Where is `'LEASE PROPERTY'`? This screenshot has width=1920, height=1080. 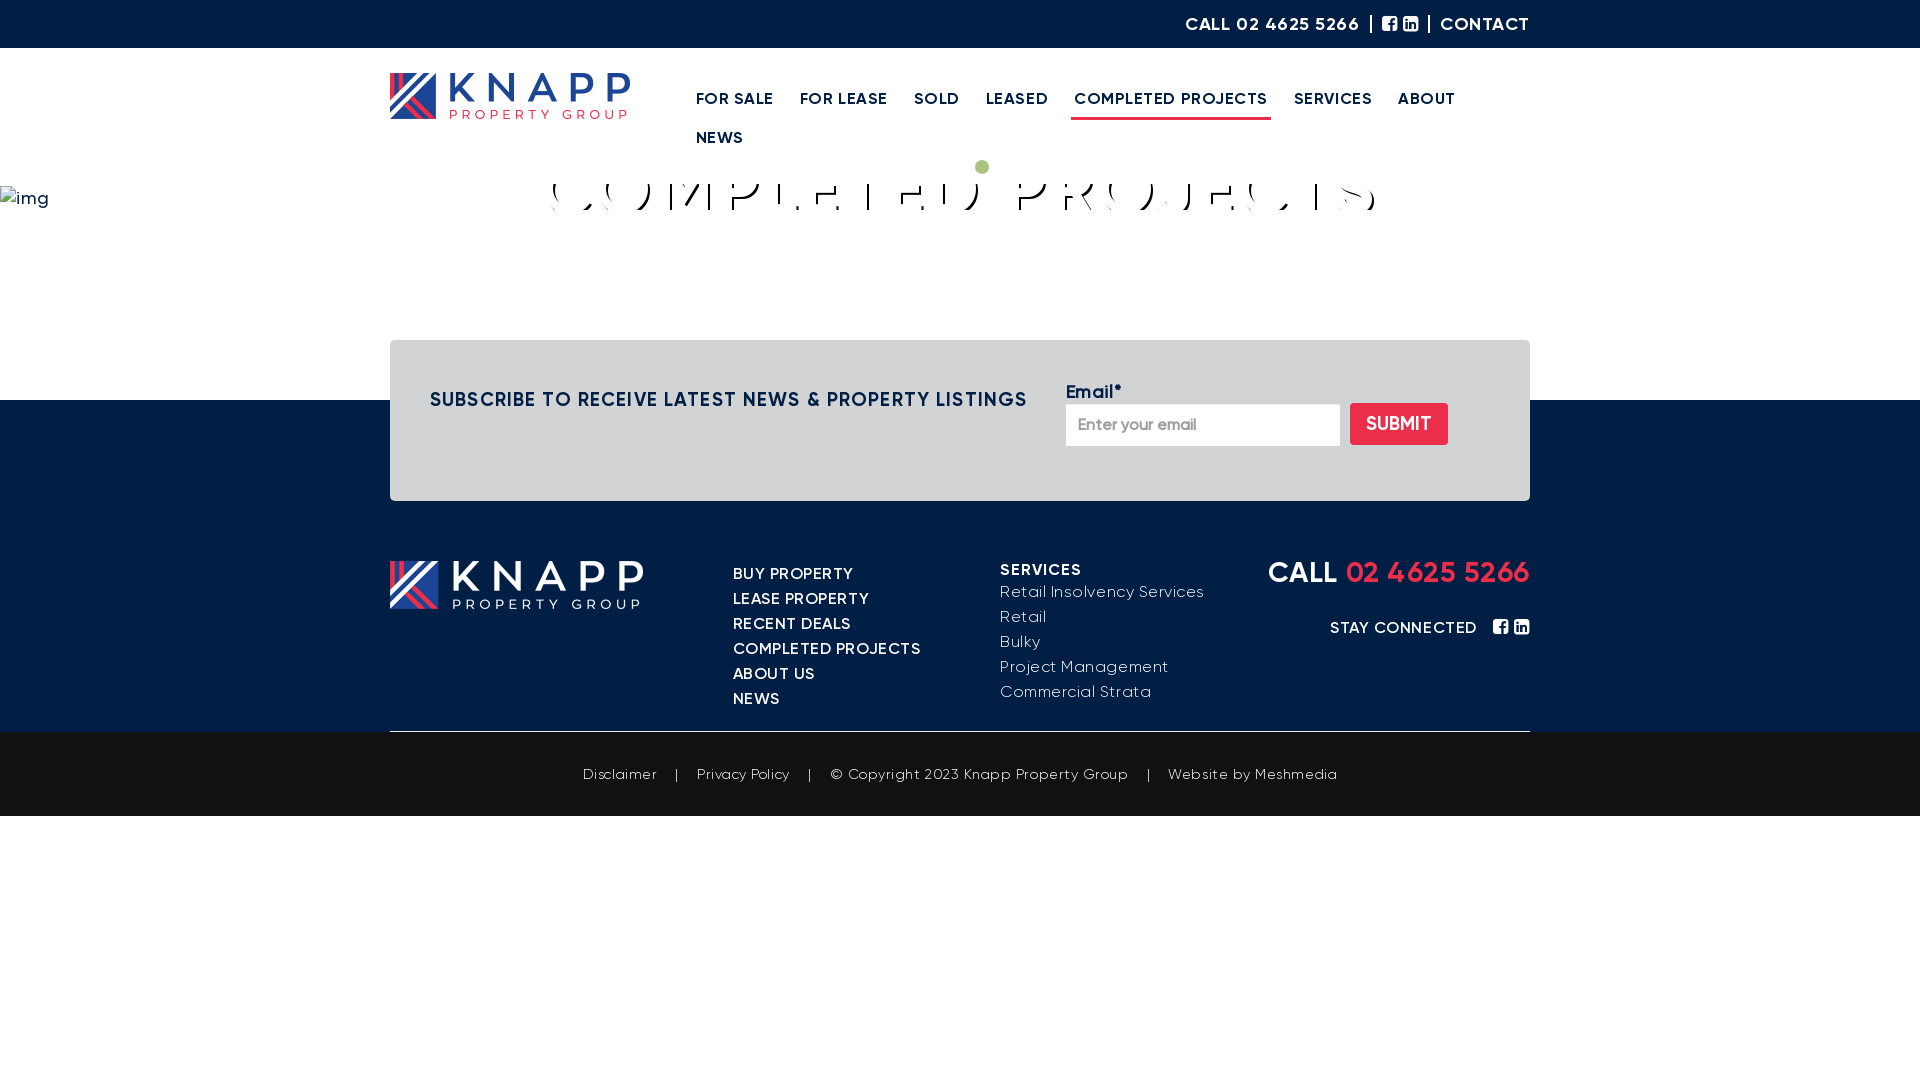
'LEASE PROPERTY' is located at coordinates (800, 597).